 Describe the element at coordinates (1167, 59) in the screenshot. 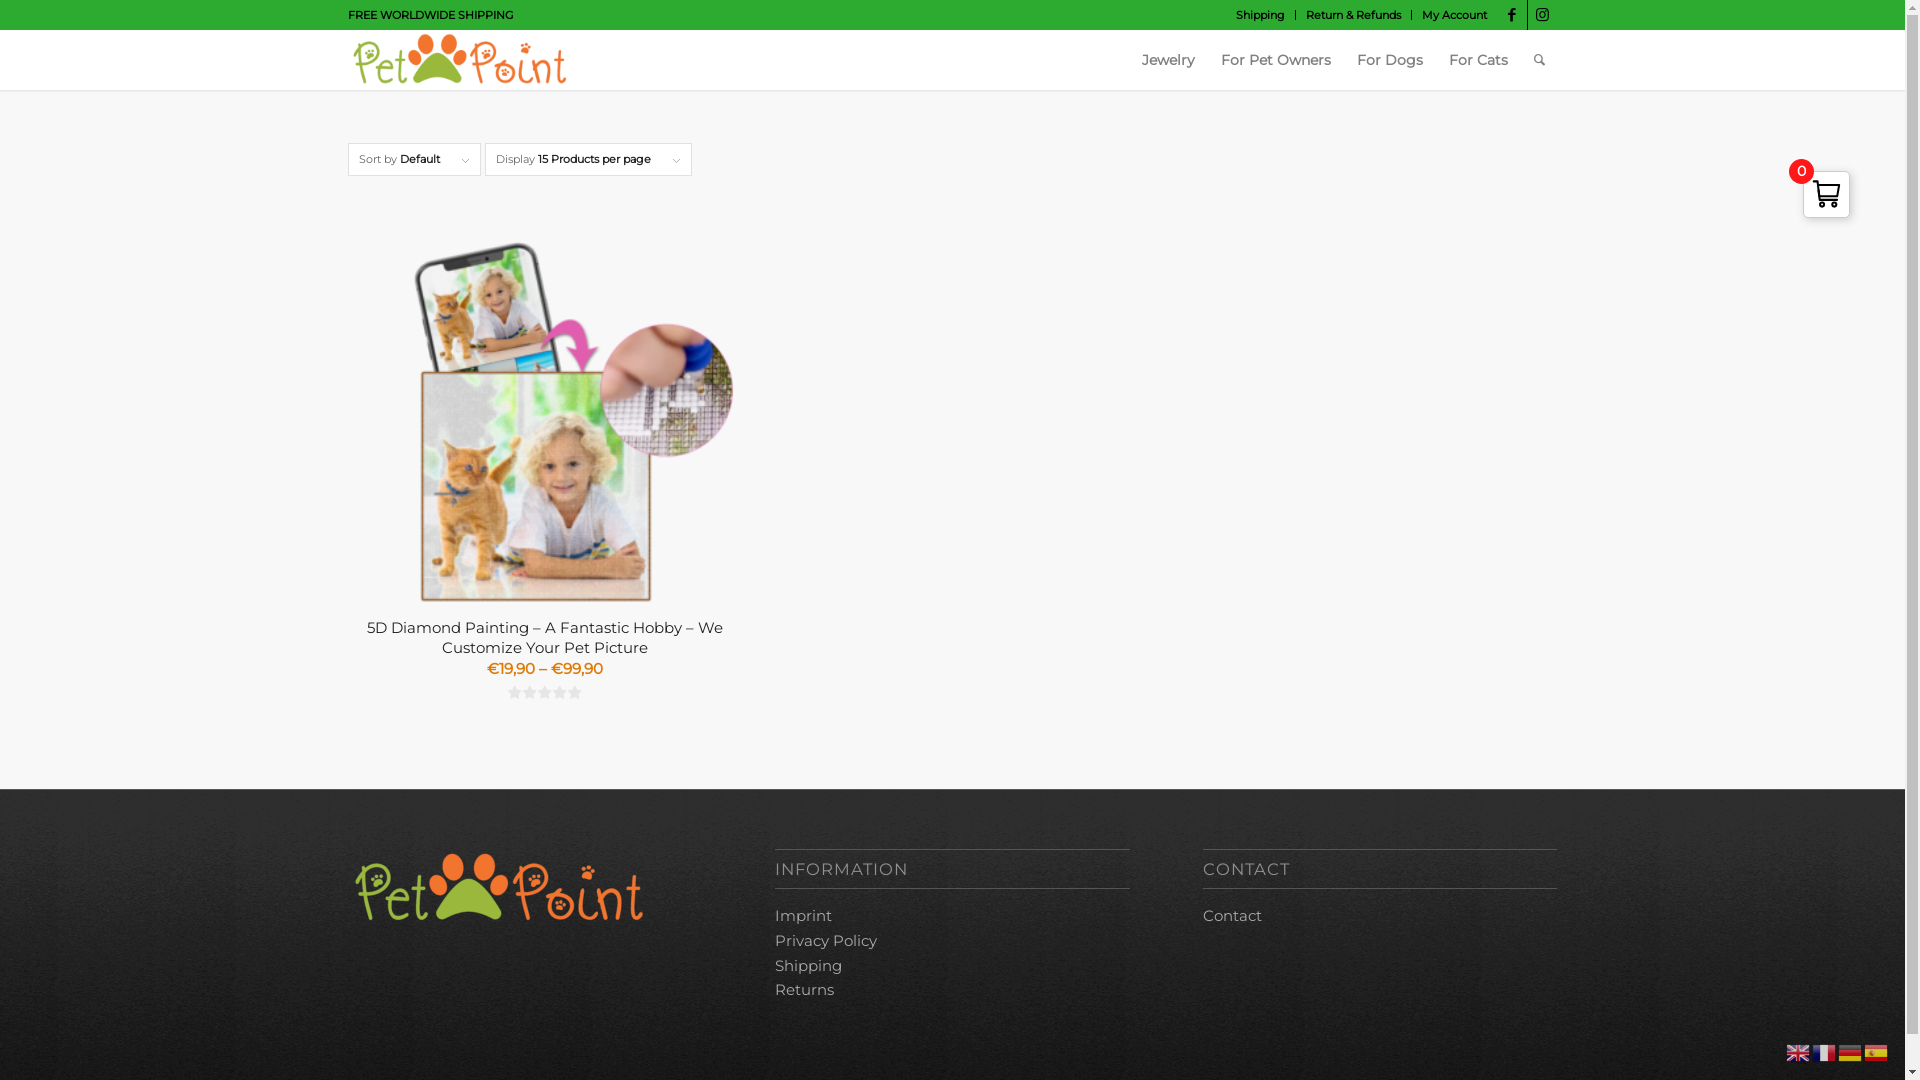

I see `'Jewelry'` at that location.